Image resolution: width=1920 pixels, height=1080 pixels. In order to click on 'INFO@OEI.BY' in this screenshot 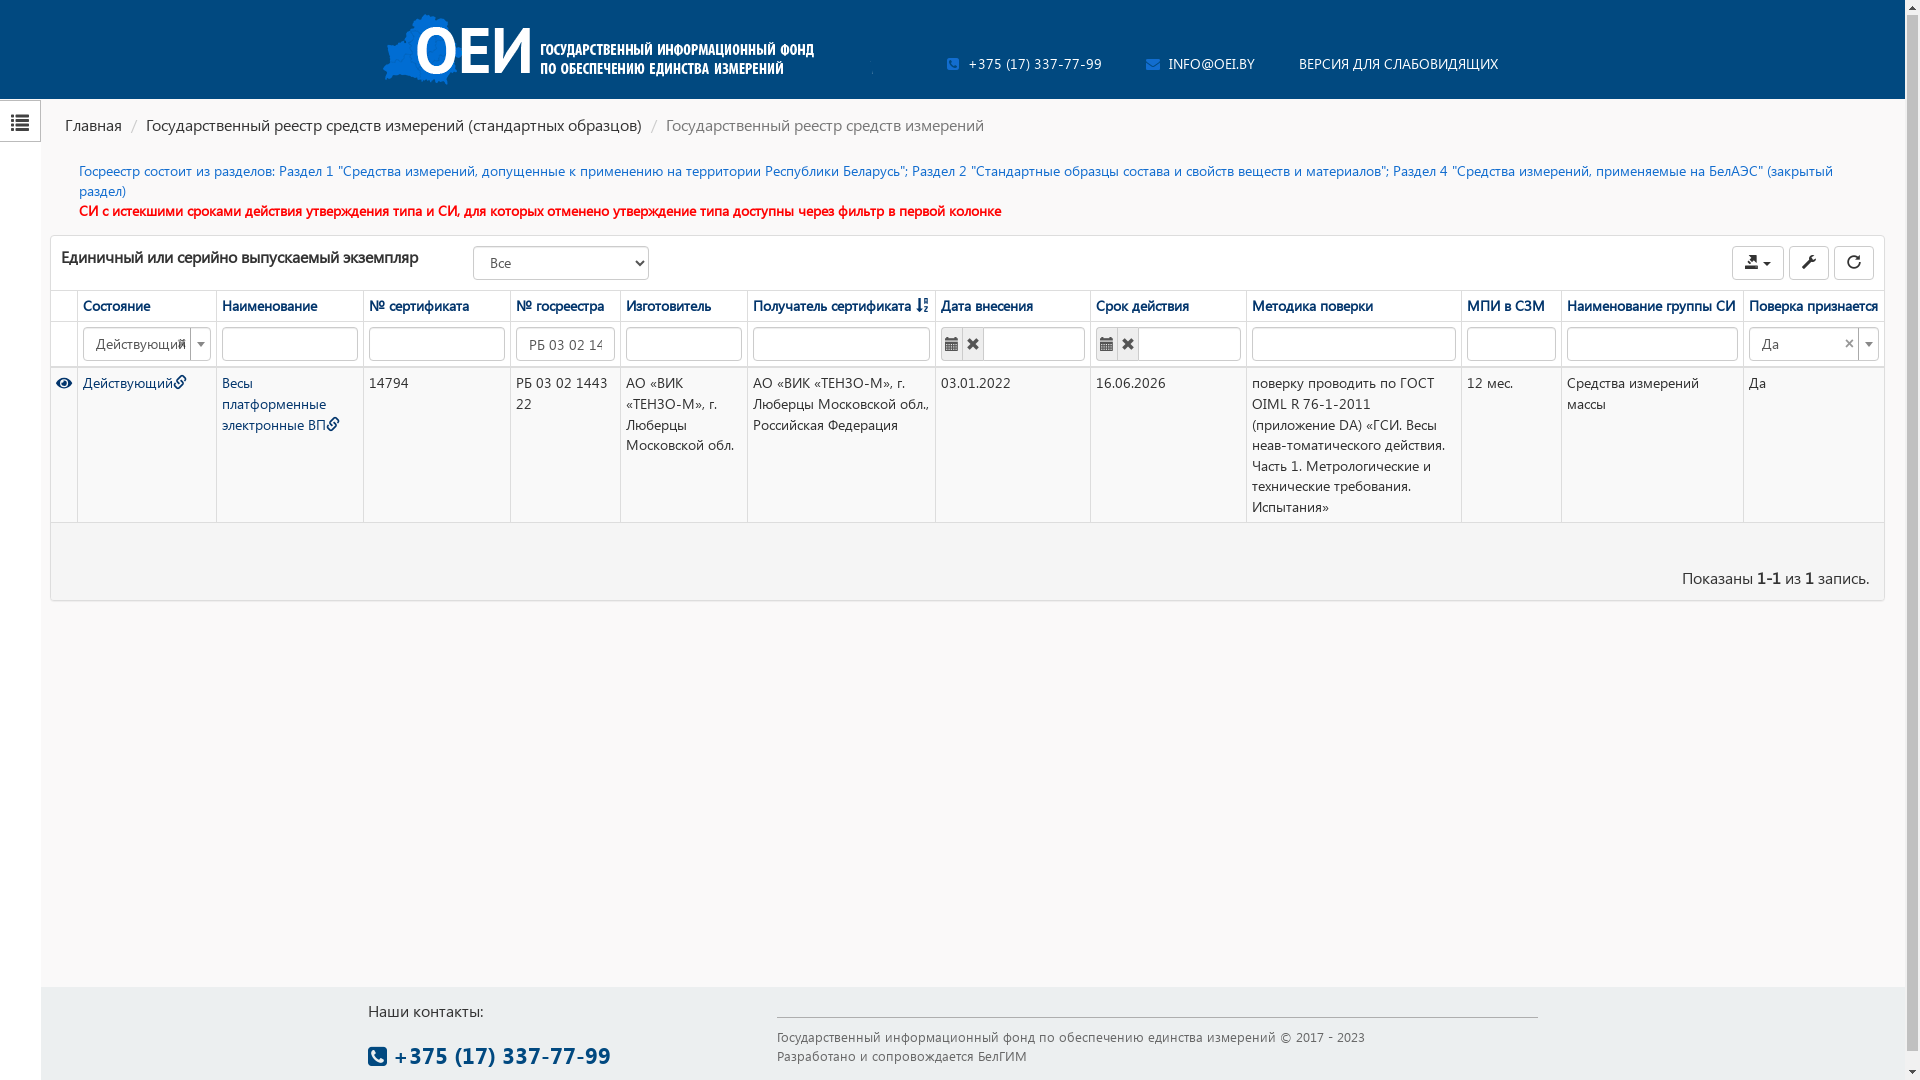, I will do `click(1200, 63)`.